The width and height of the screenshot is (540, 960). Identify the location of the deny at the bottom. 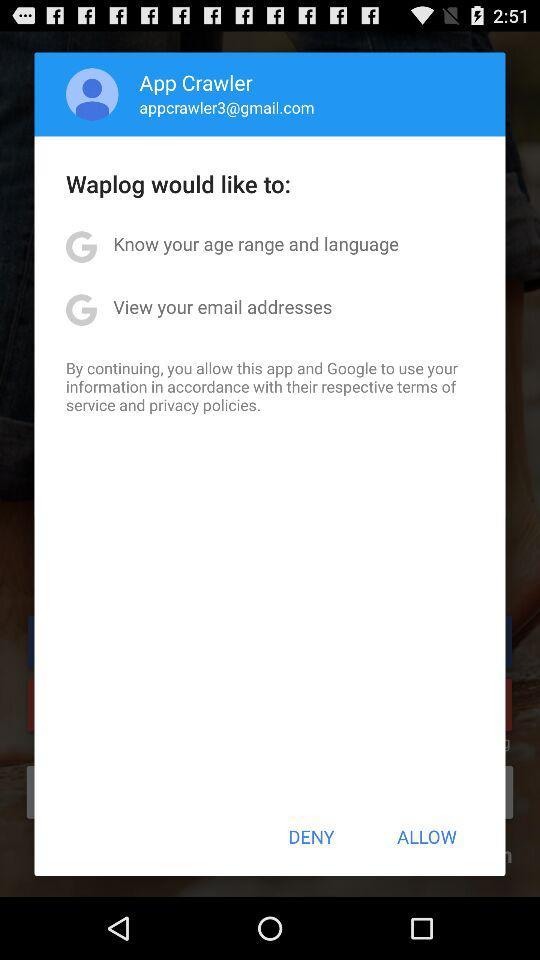
(311, 836).